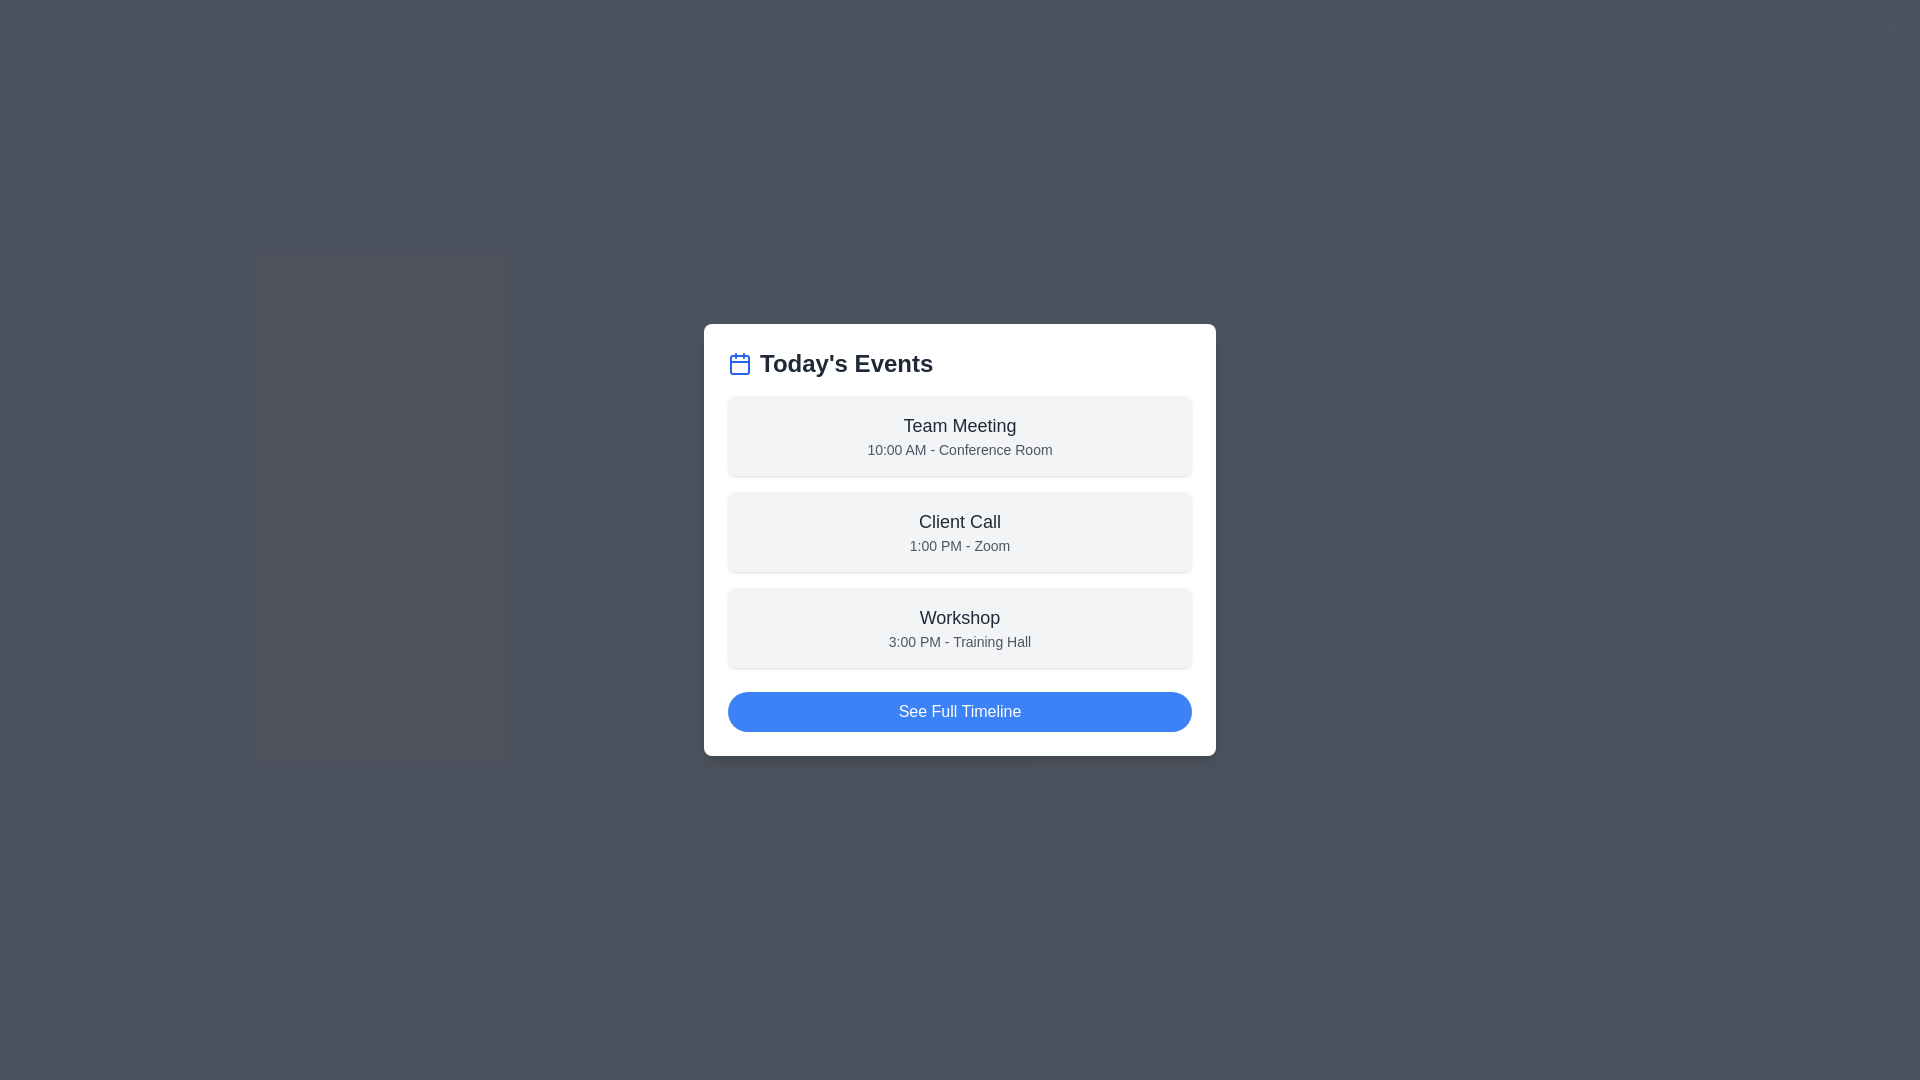 This screenshot has width=1920, height=1080. What do you see at coordinates (960, 711) in the screenshot?
I see `the 'See Full Timeline' button to access the full timeline` at bounding box center [960, 711].